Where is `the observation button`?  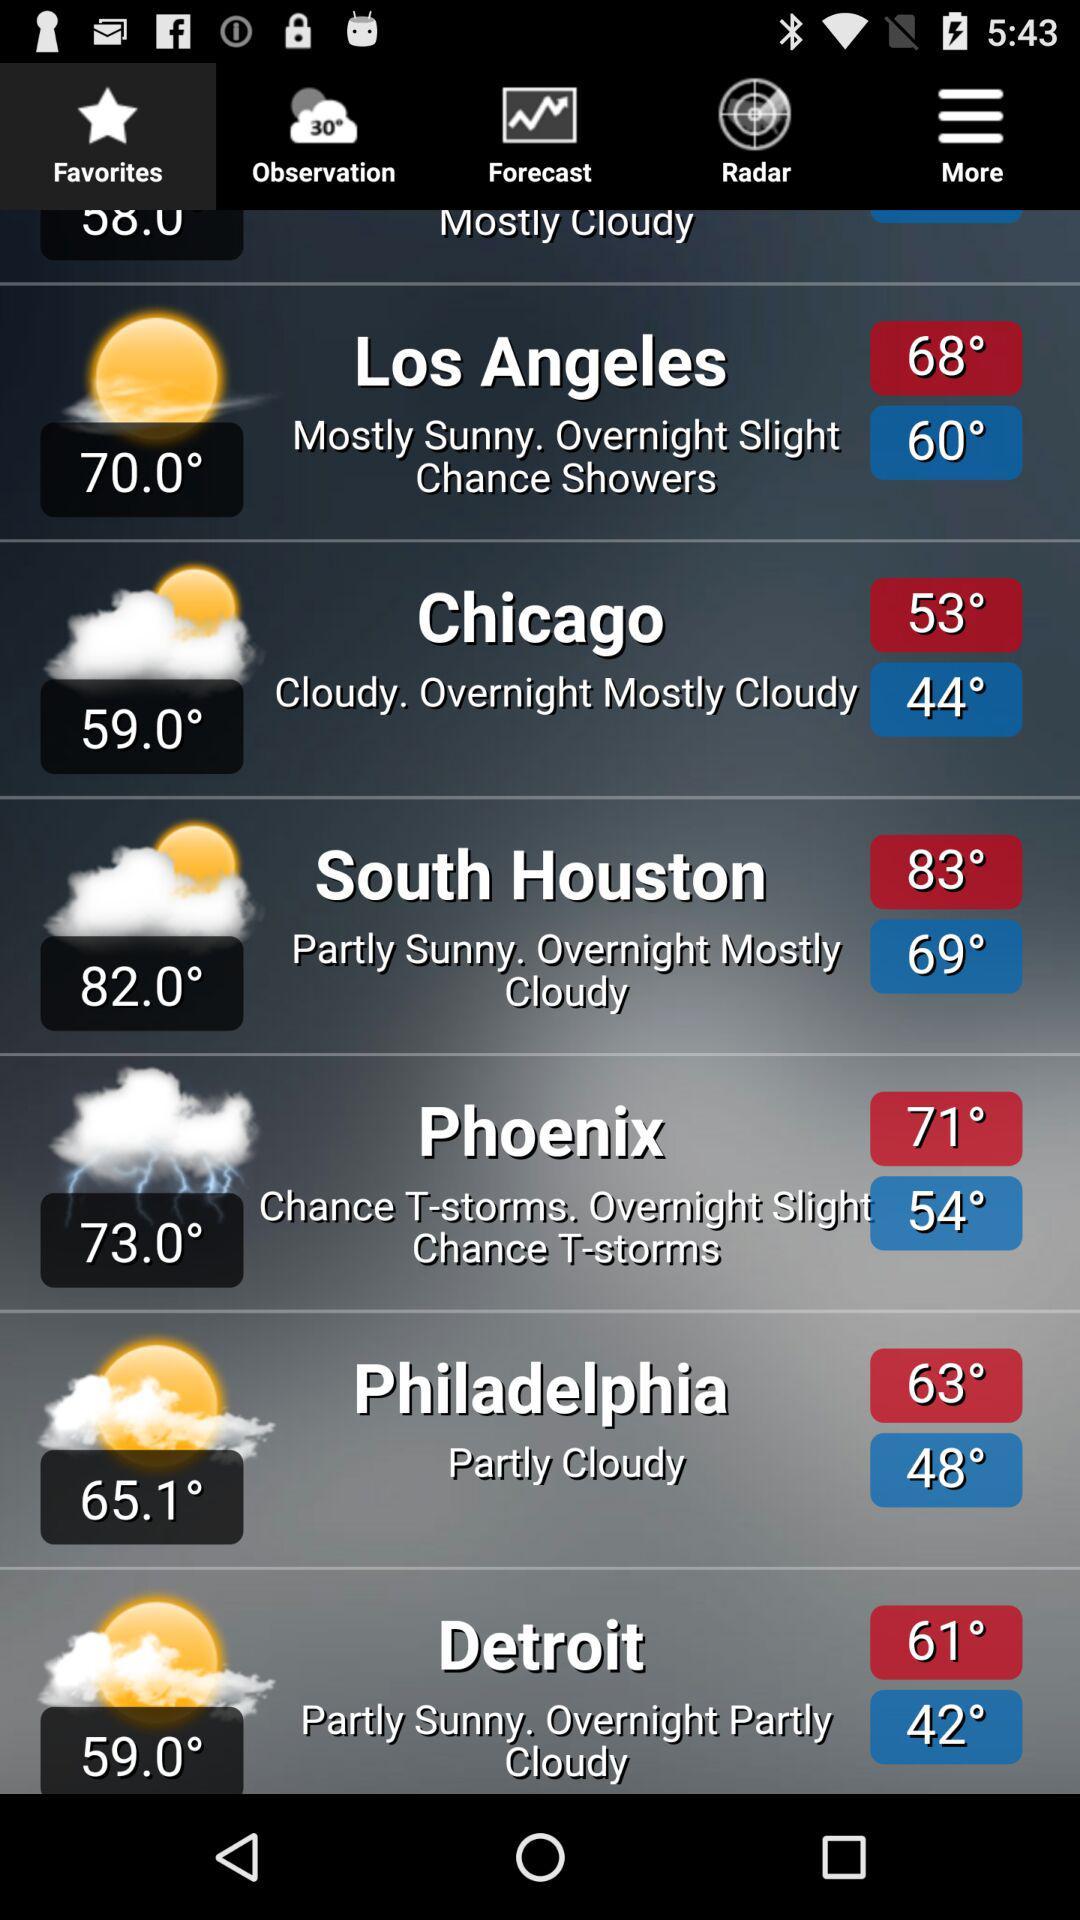
the observation button is located at coordinates (323, 124).